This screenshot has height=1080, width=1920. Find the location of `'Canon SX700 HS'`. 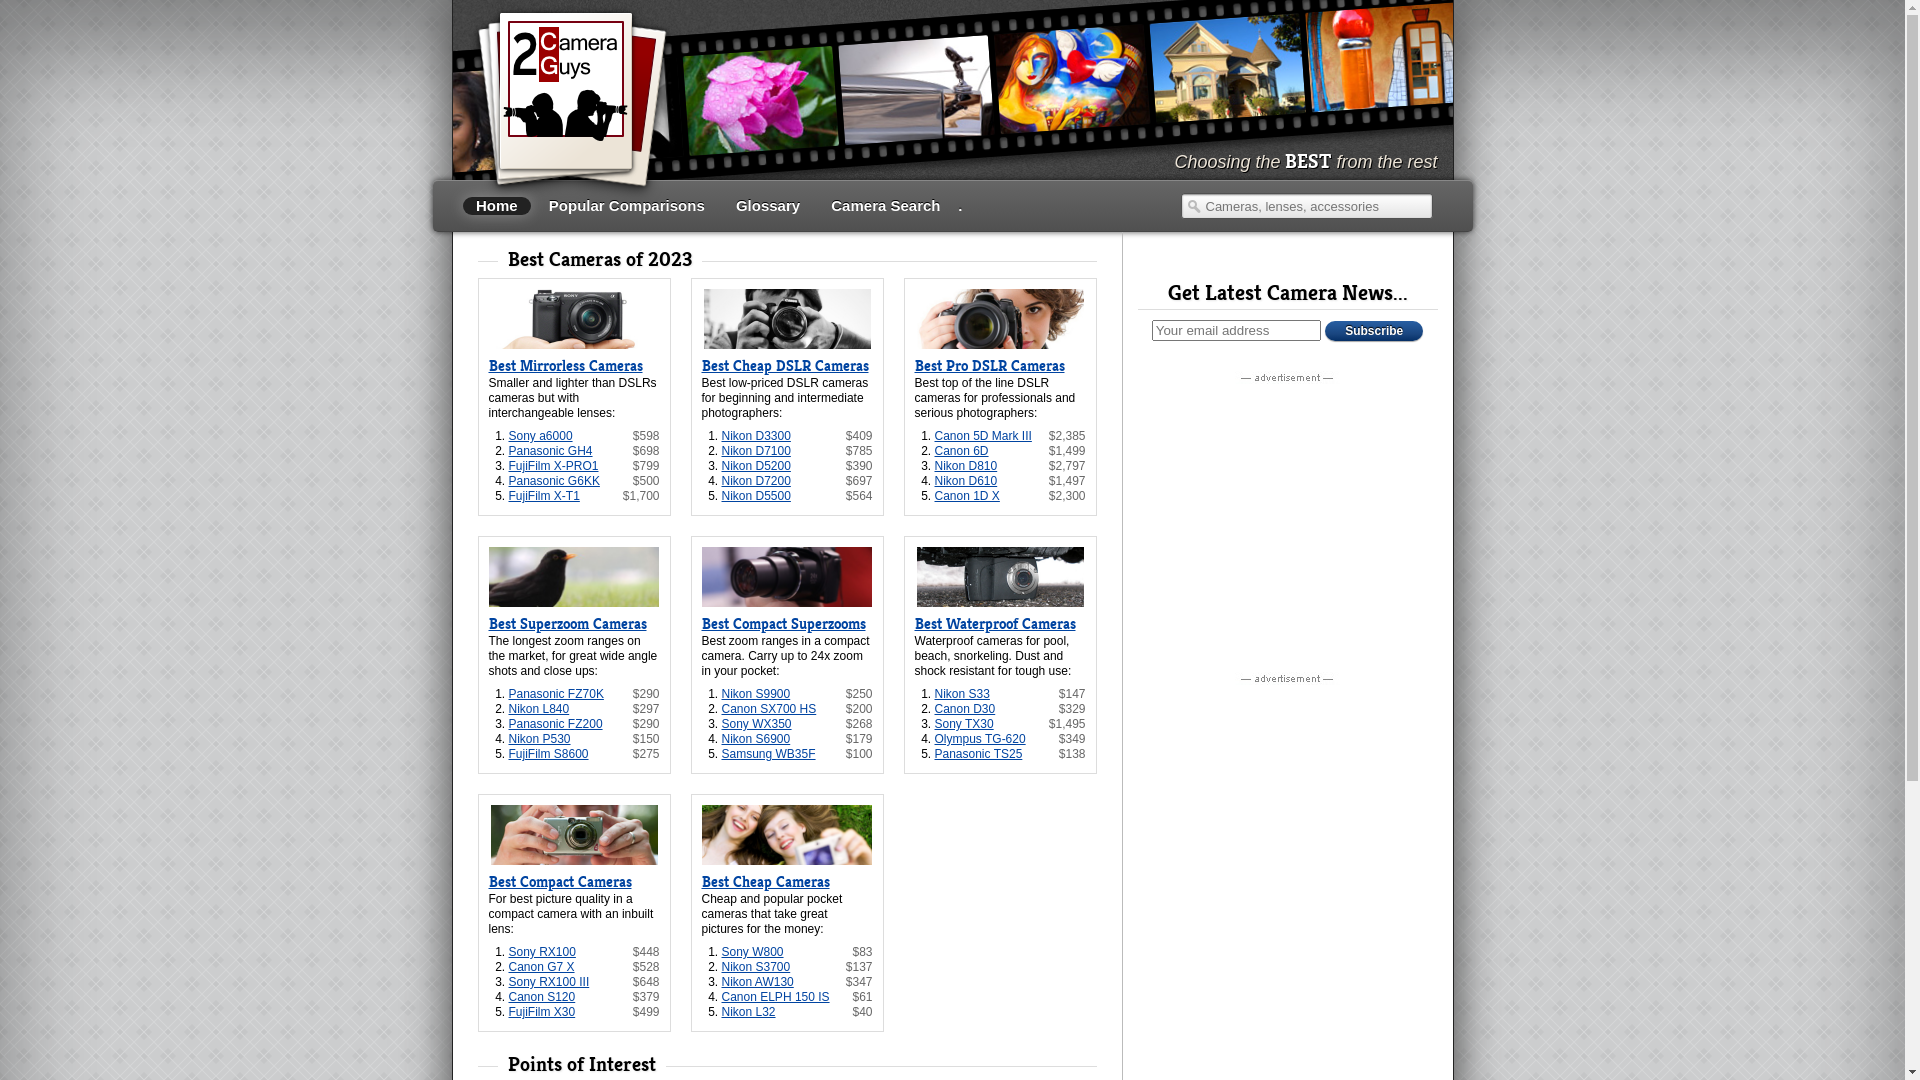

'Canon SX700 HS' is located at coordinates (768, 708).